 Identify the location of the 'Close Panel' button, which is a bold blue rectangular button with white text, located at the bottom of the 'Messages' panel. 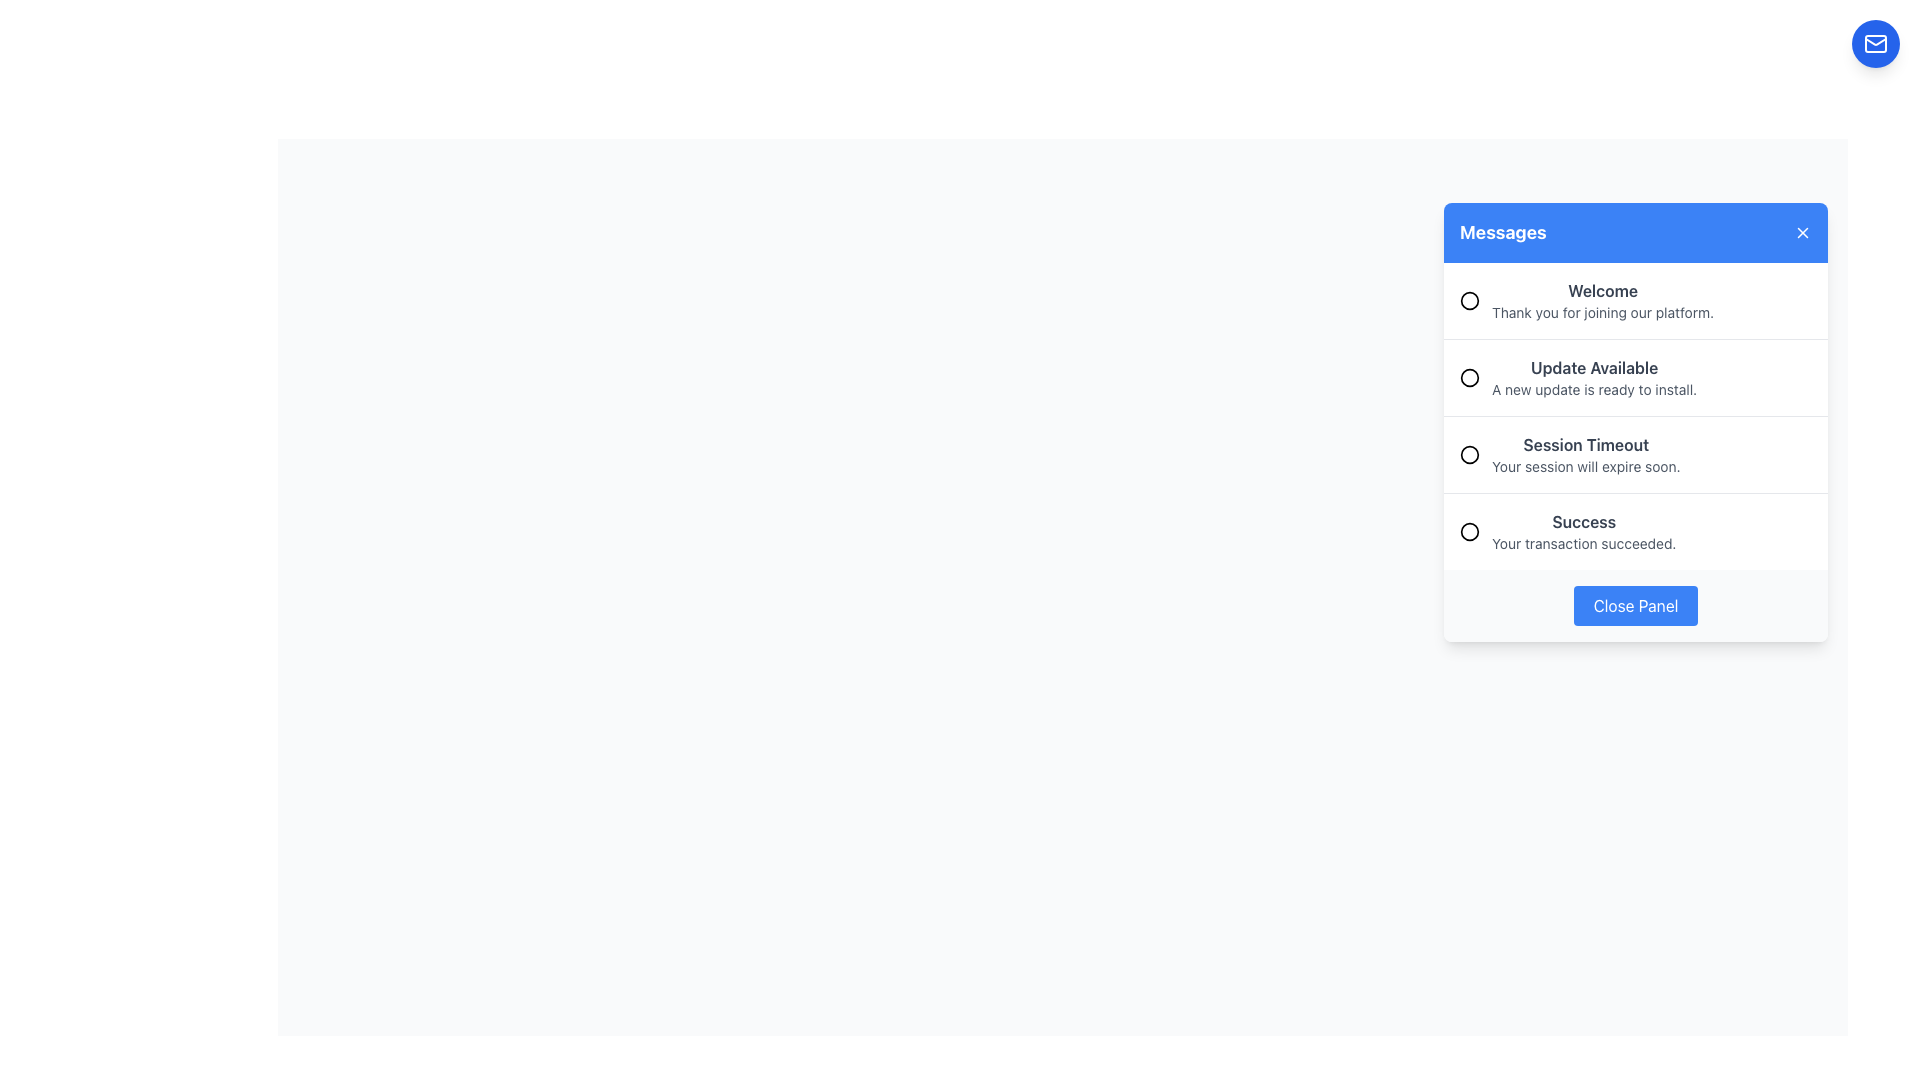
(1636, 604).